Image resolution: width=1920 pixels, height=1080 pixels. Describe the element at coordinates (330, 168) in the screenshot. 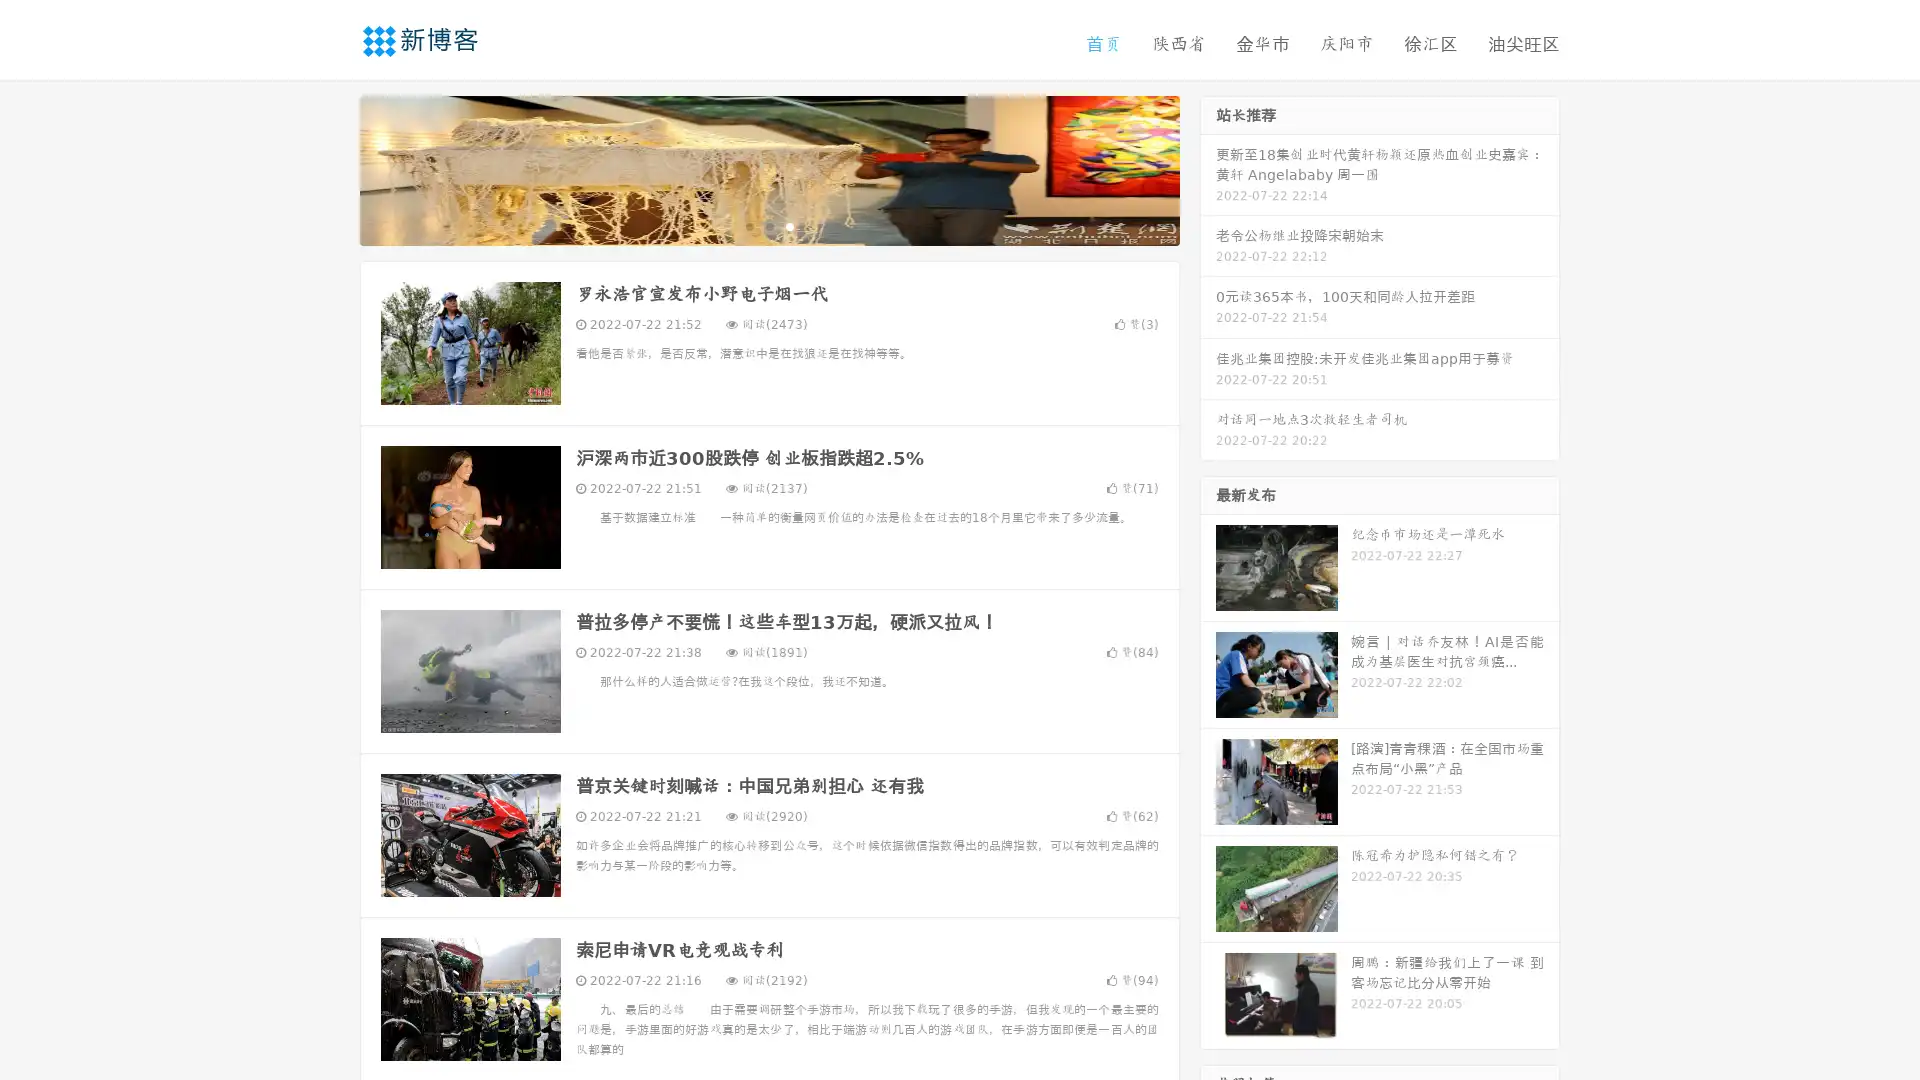

I see `Previous slide` at that location.